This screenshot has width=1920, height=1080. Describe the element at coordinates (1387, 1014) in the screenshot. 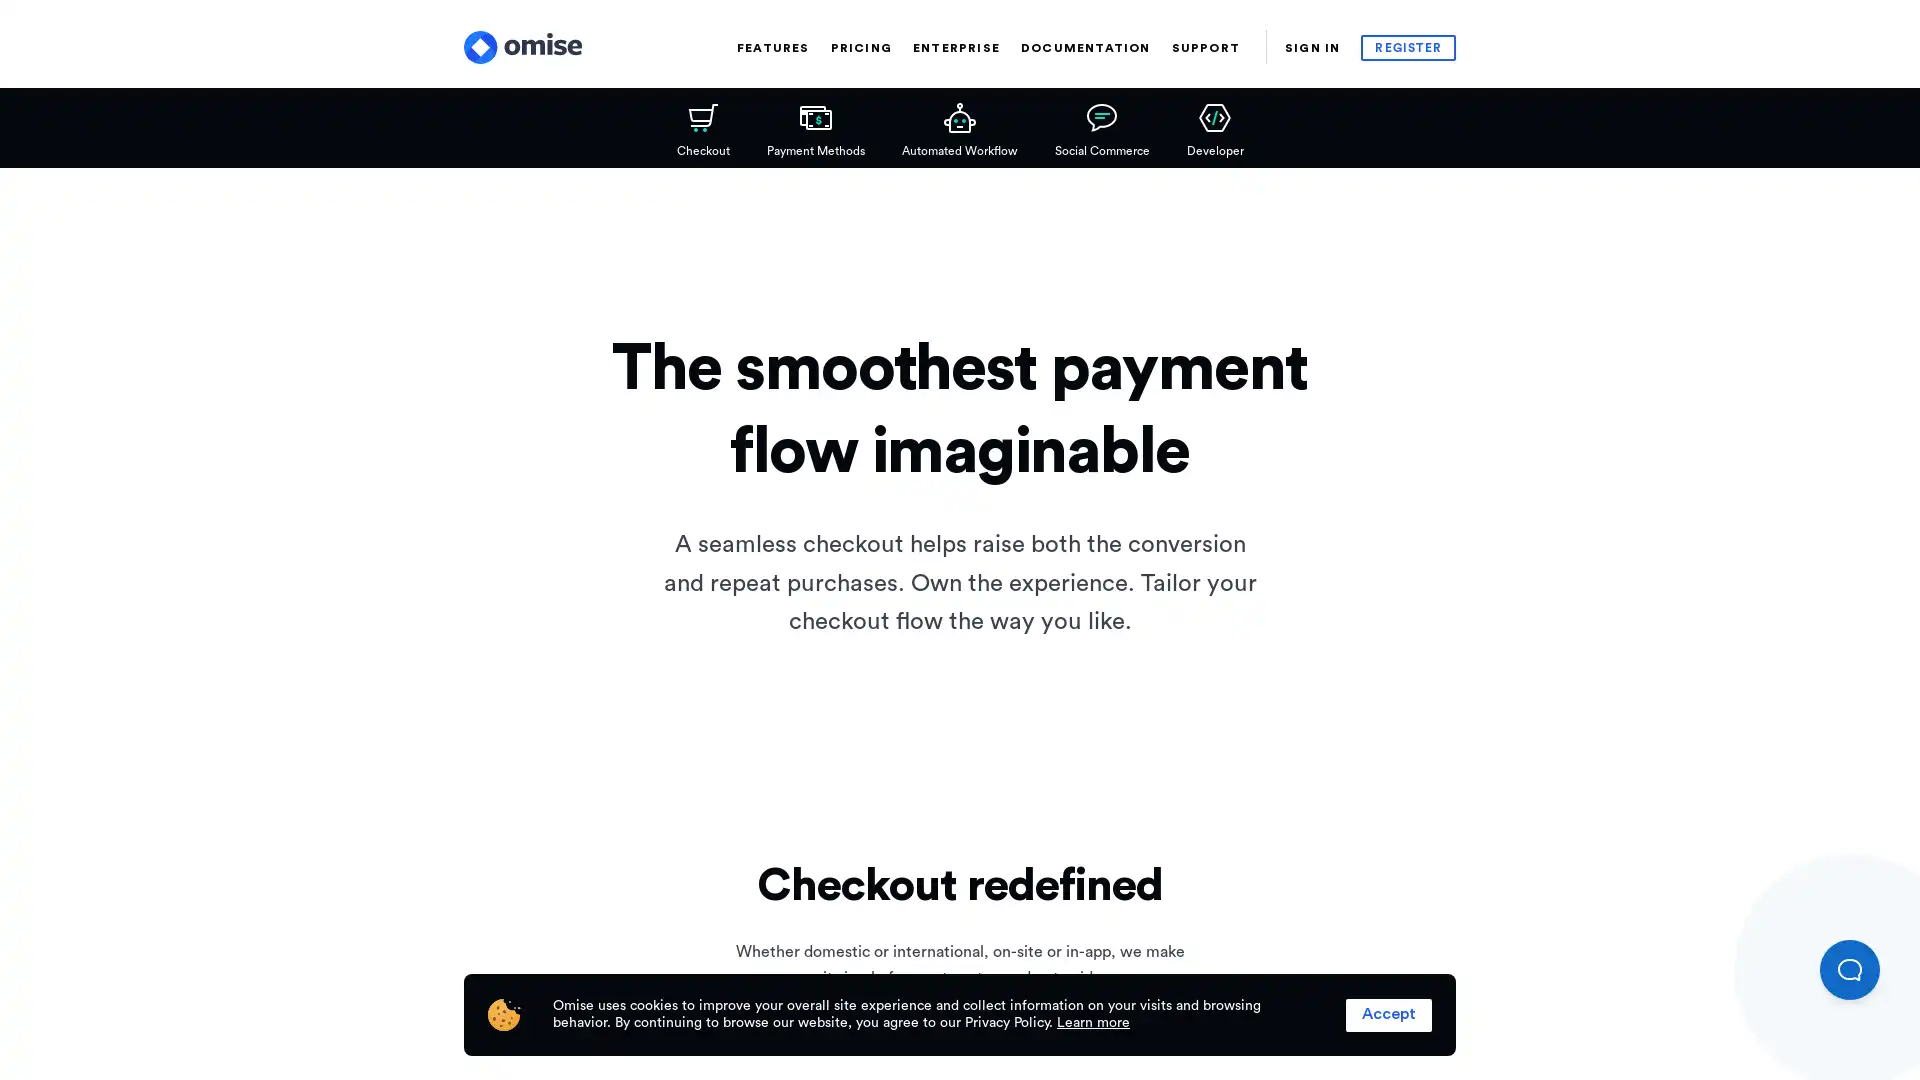

I see `Accept` at that location.